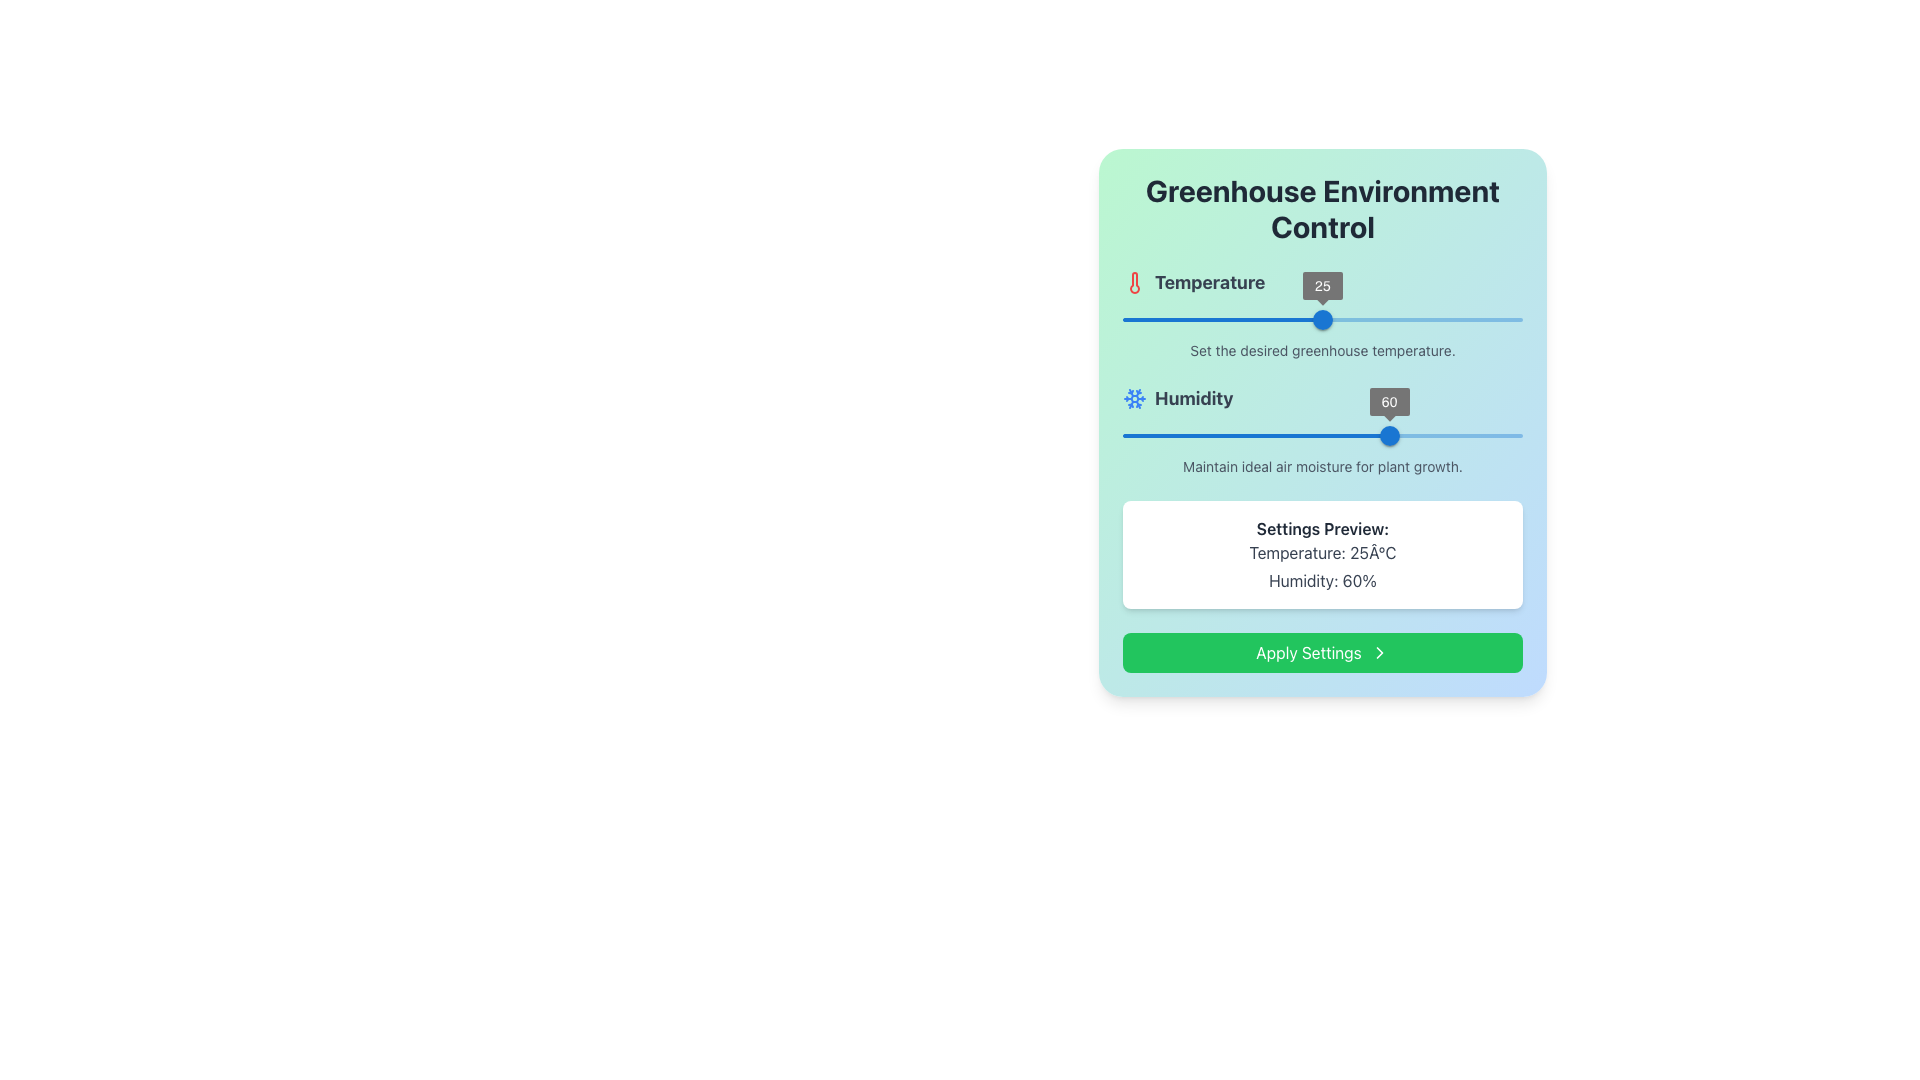 This screenshot has height=1080, width=1920. Describe the element at coordinates (1323, 581) in the screenshot. I see `the static text label displaying 'Humidity: 60%' located under the 'Temperature: 25°C' text in the 'Settings Preview' section` at that location.